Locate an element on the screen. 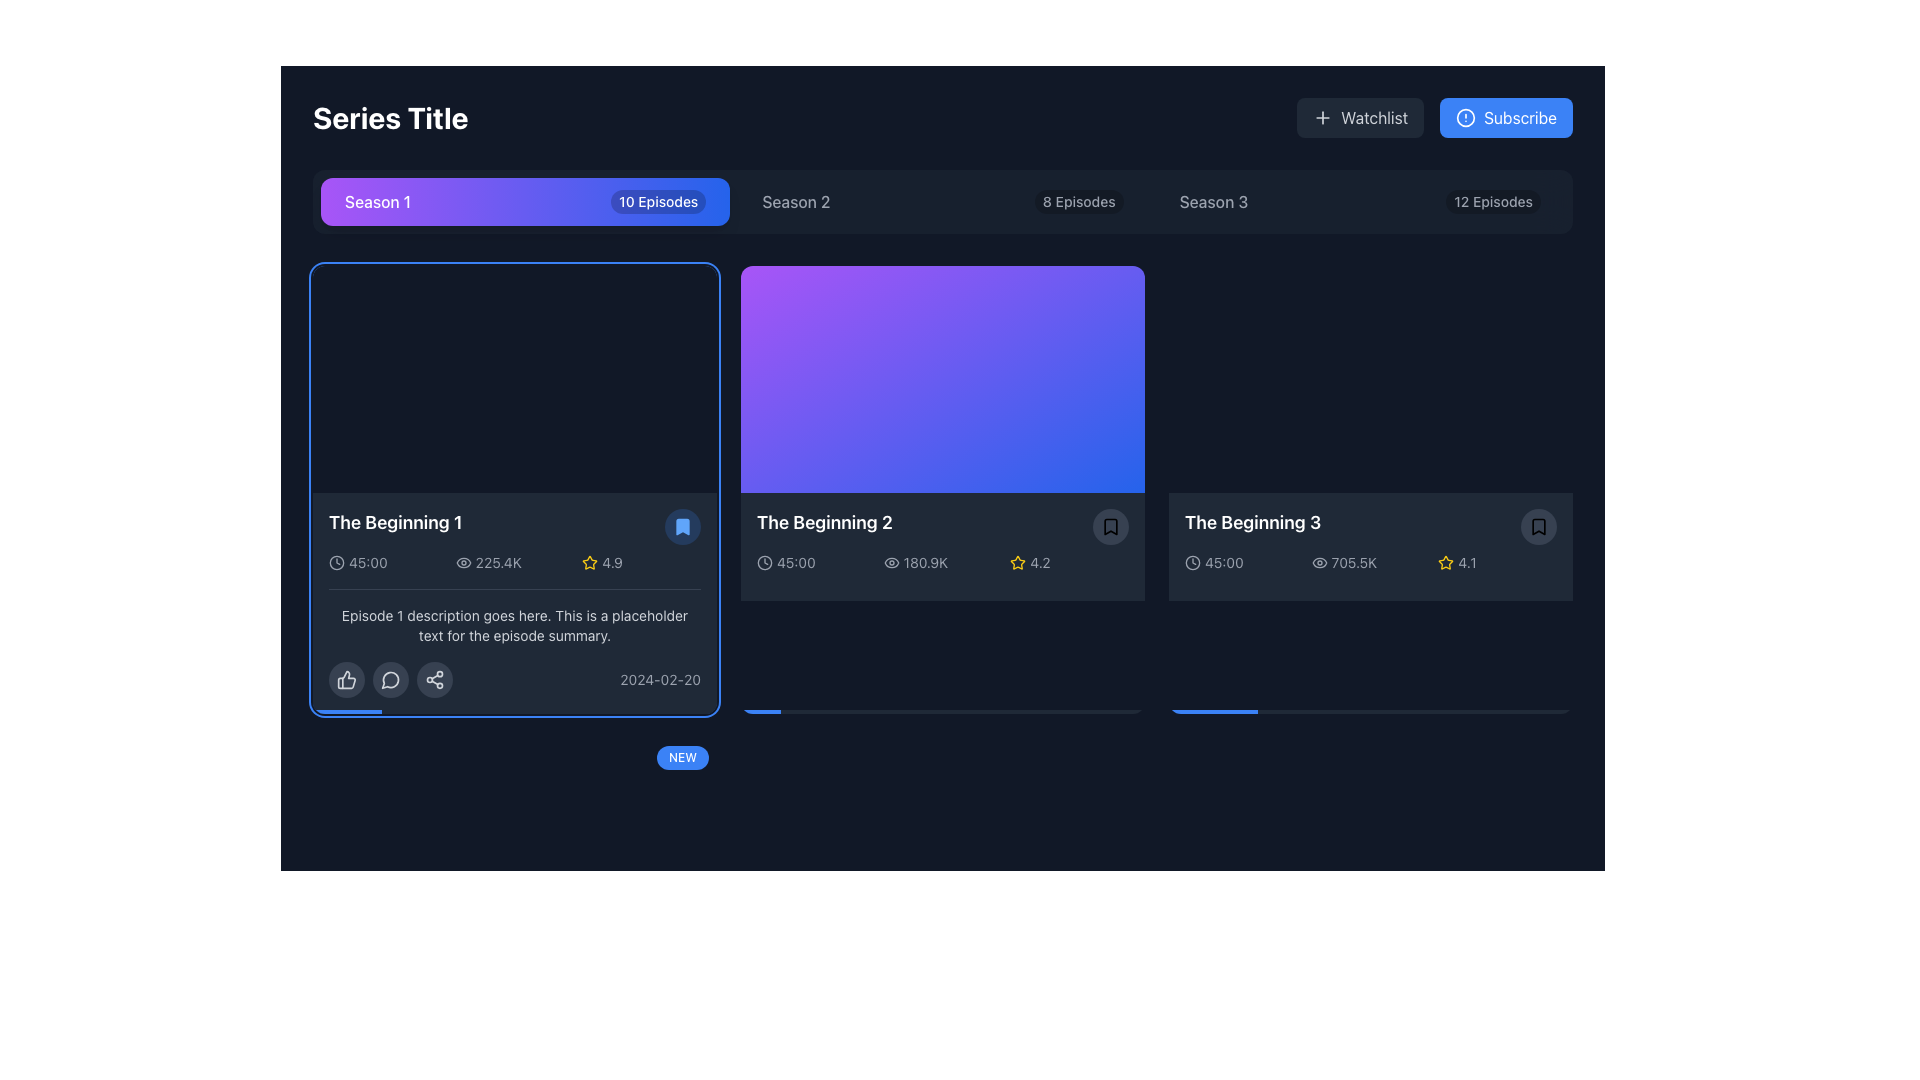 The image size is (1920, 1080). the static text label for 'Season 2', which is positioned immediately to the right of the 'Season 1' label in the season selection interface is located at coordinates (795, 201).